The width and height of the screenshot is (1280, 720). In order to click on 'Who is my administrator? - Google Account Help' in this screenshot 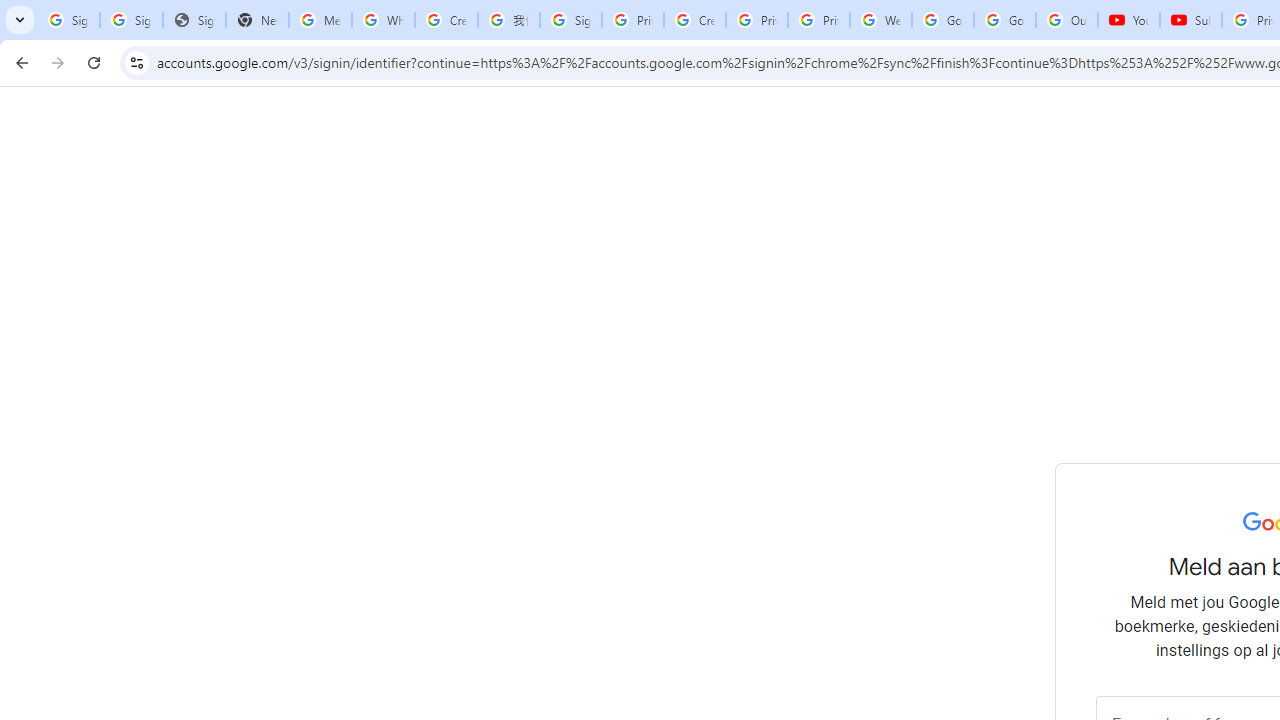, I will do `click(383, 20)`.